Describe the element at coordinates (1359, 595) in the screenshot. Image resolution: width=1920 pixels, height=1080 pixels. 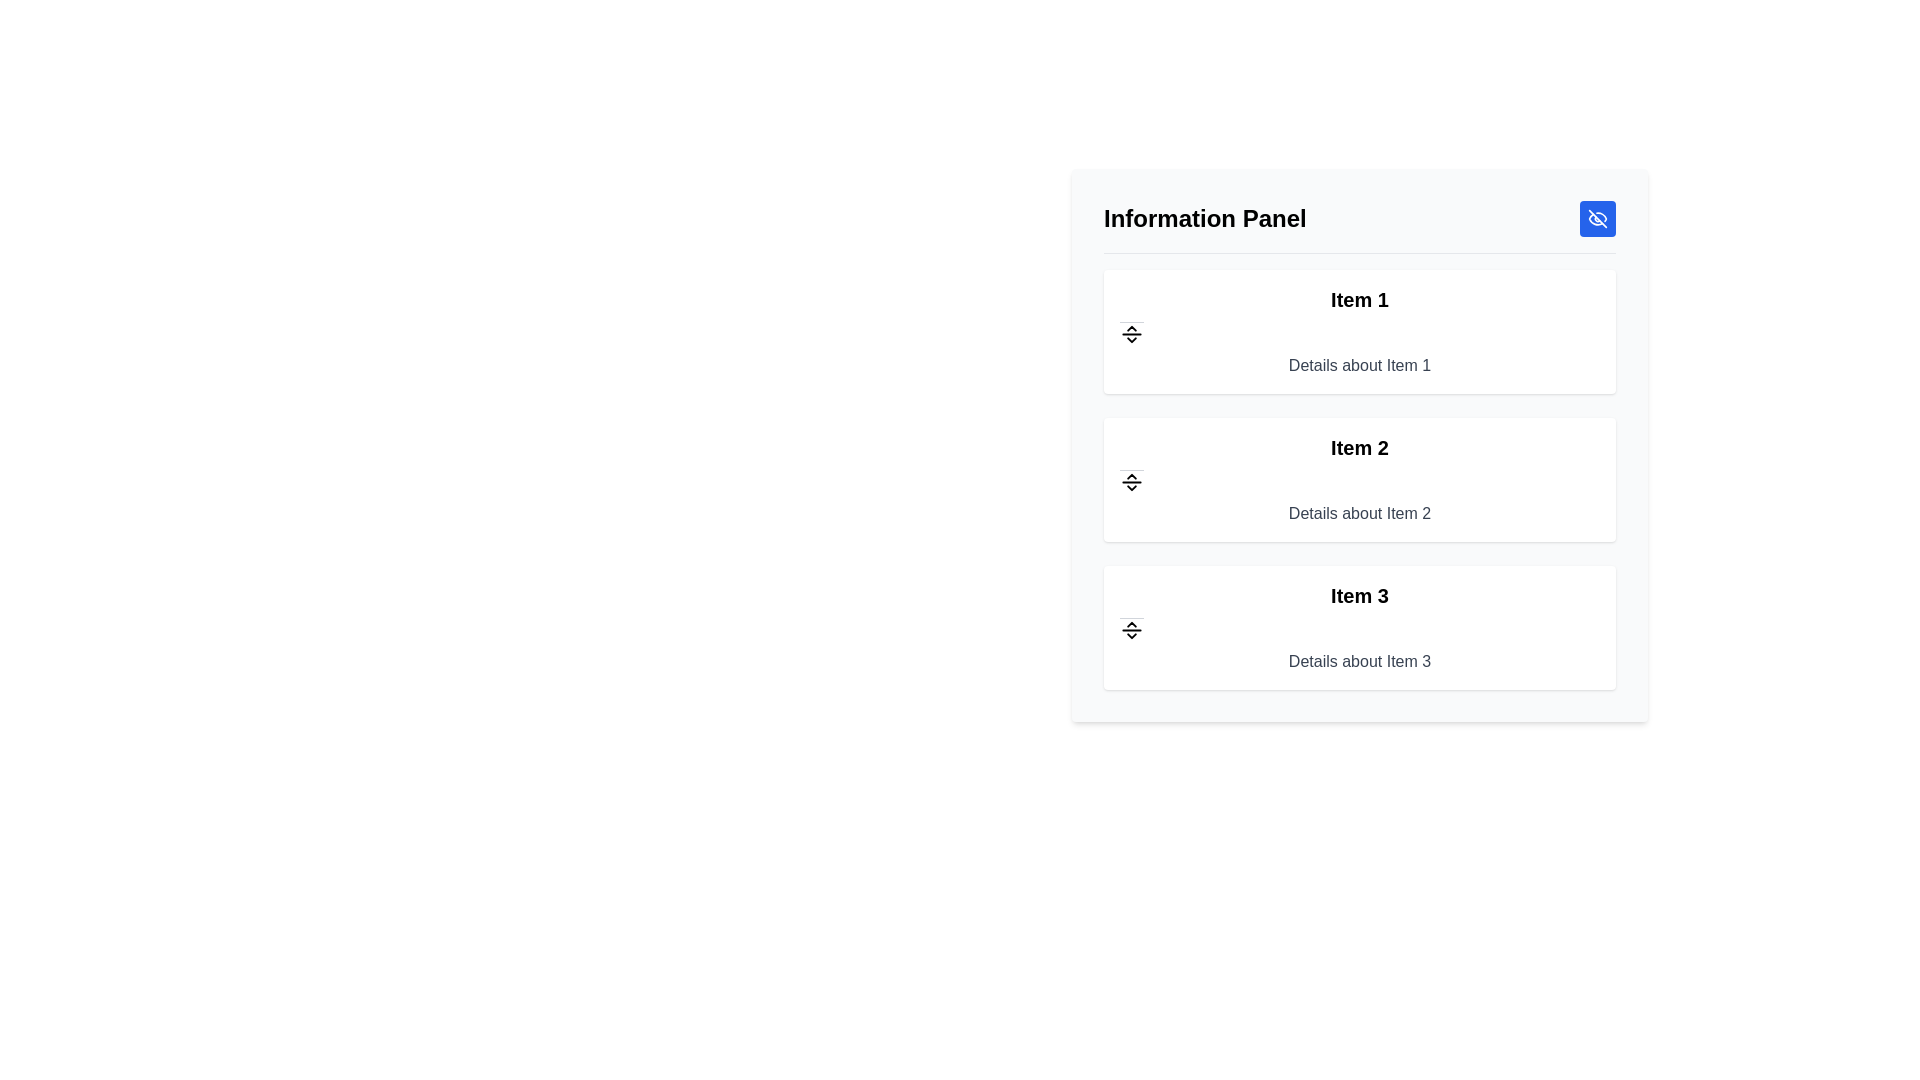
I see `the Text Label that identifies this section as 'Item 3', located at the top of the third card section` at that location.